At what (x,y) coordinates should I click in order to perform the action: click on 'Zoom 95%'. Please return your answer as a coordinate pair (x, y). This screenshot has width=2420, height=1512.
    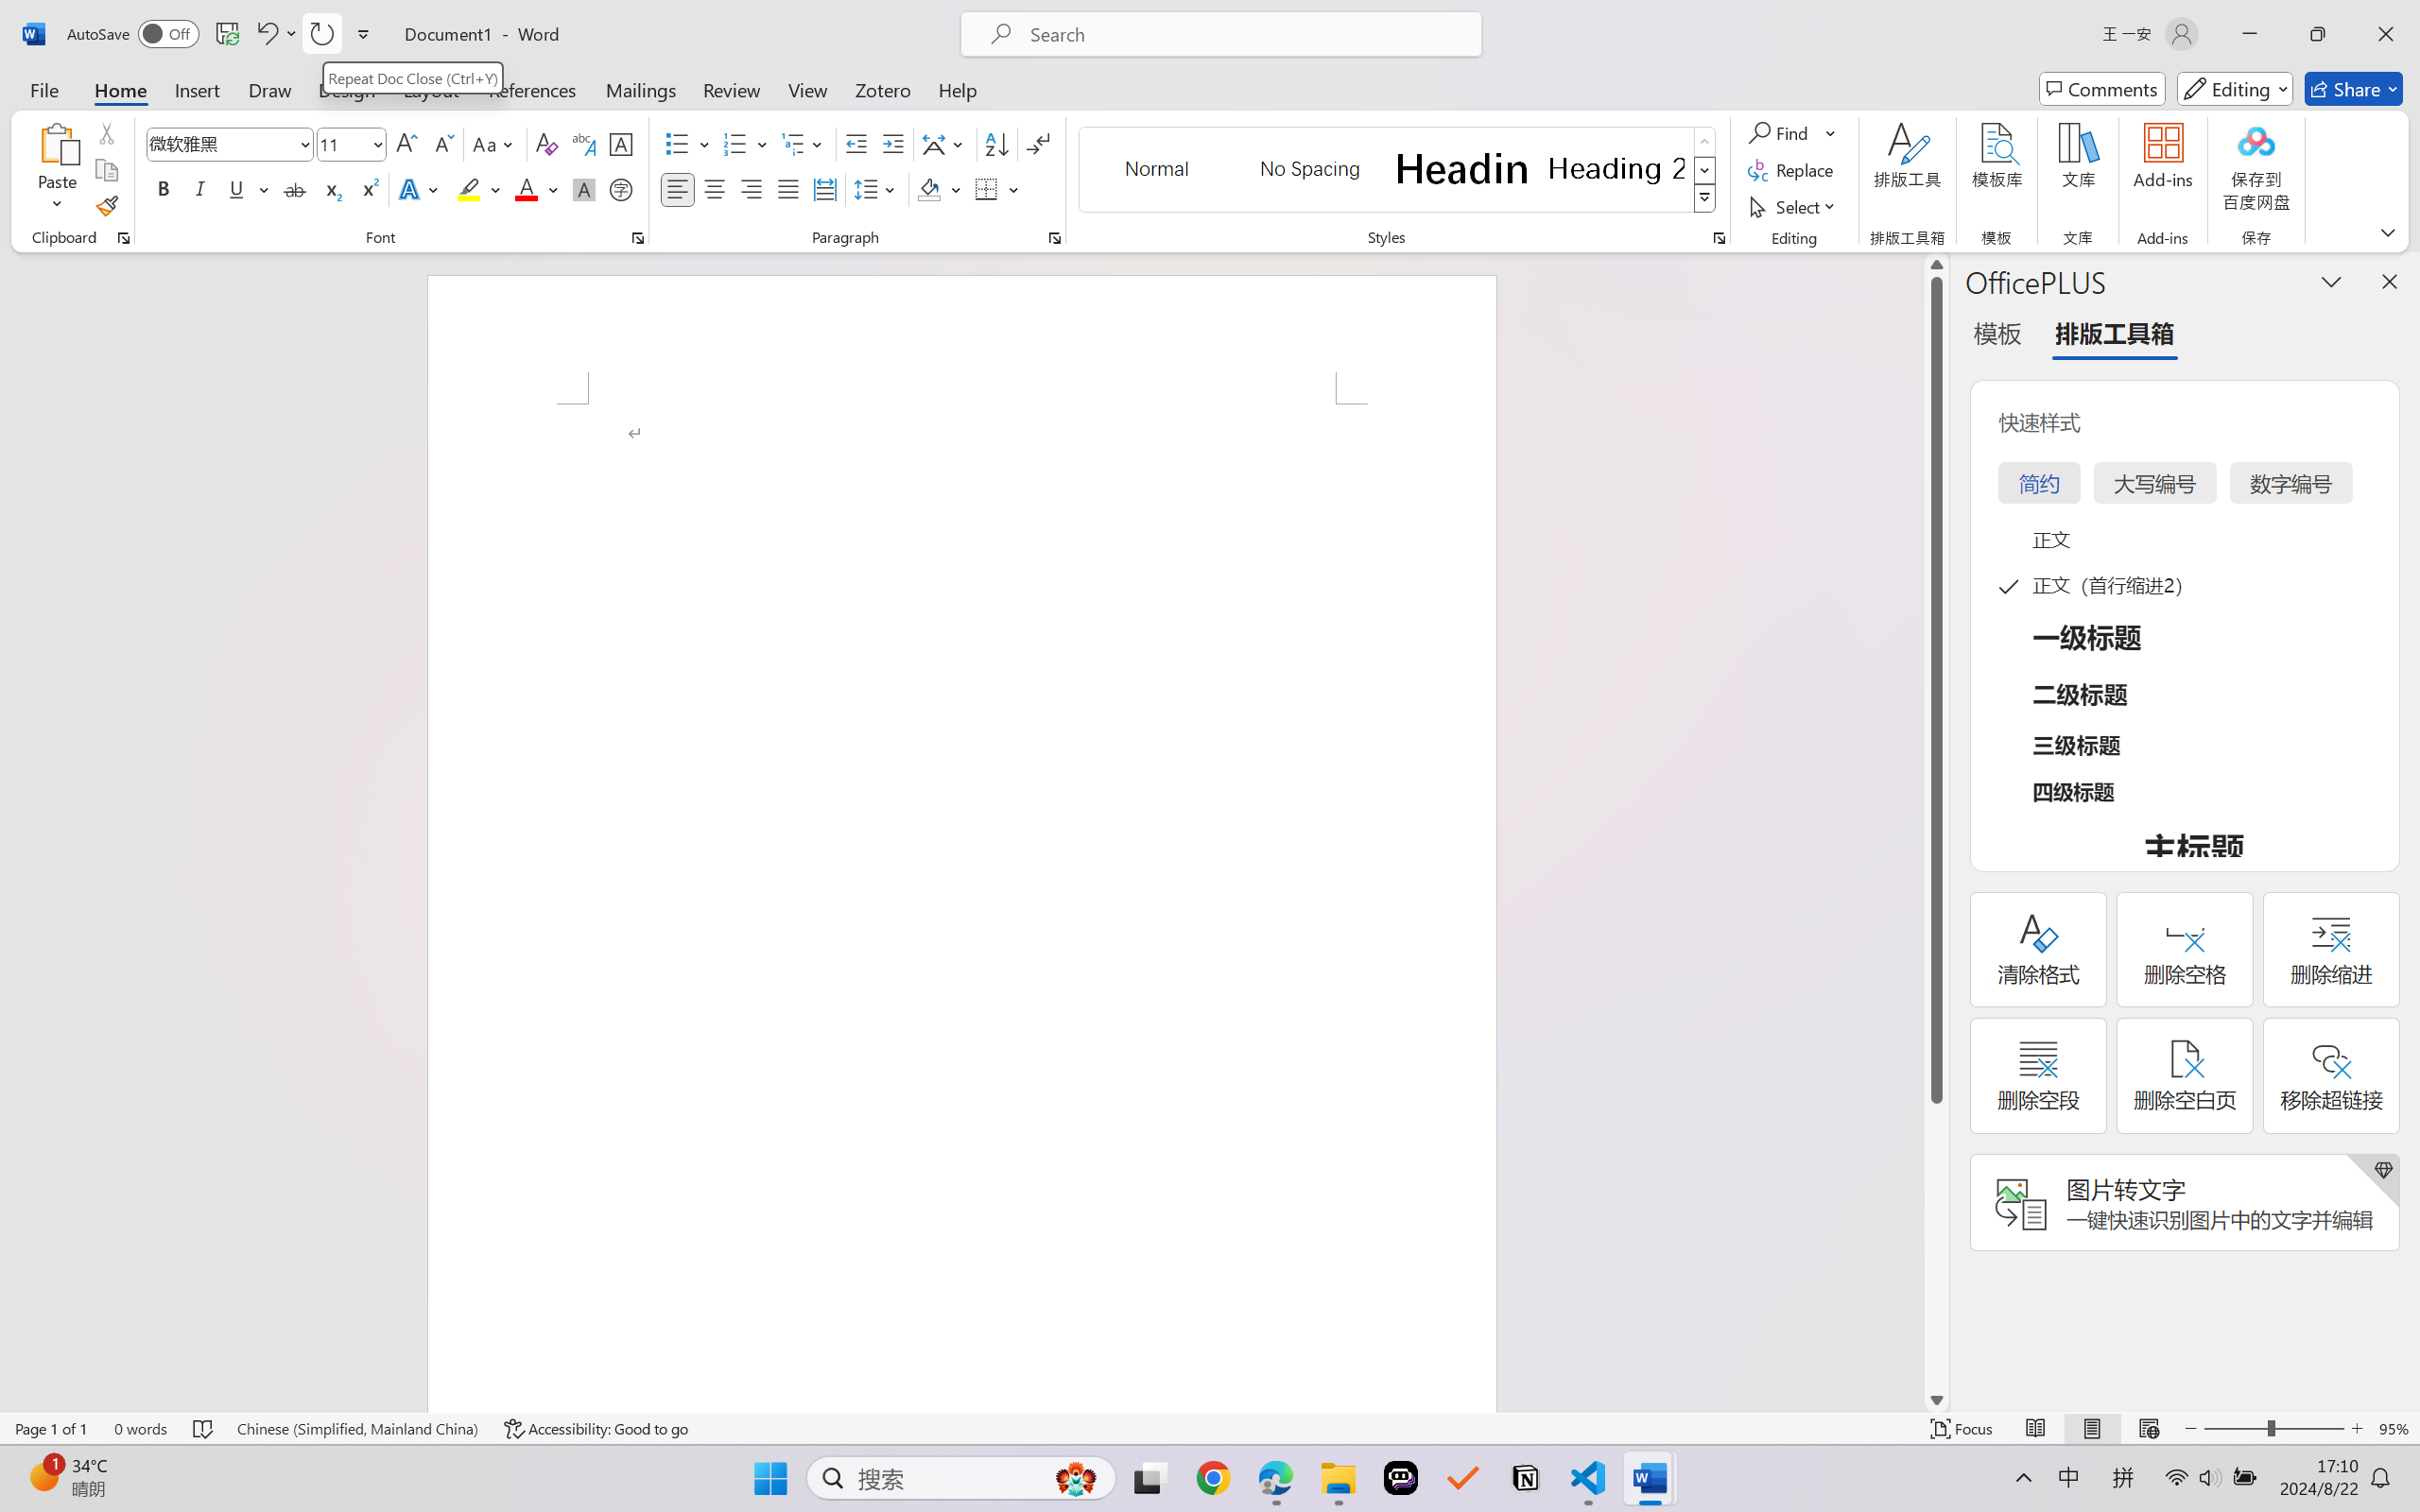
    Looking at the image, I should click on (2394, 1428).